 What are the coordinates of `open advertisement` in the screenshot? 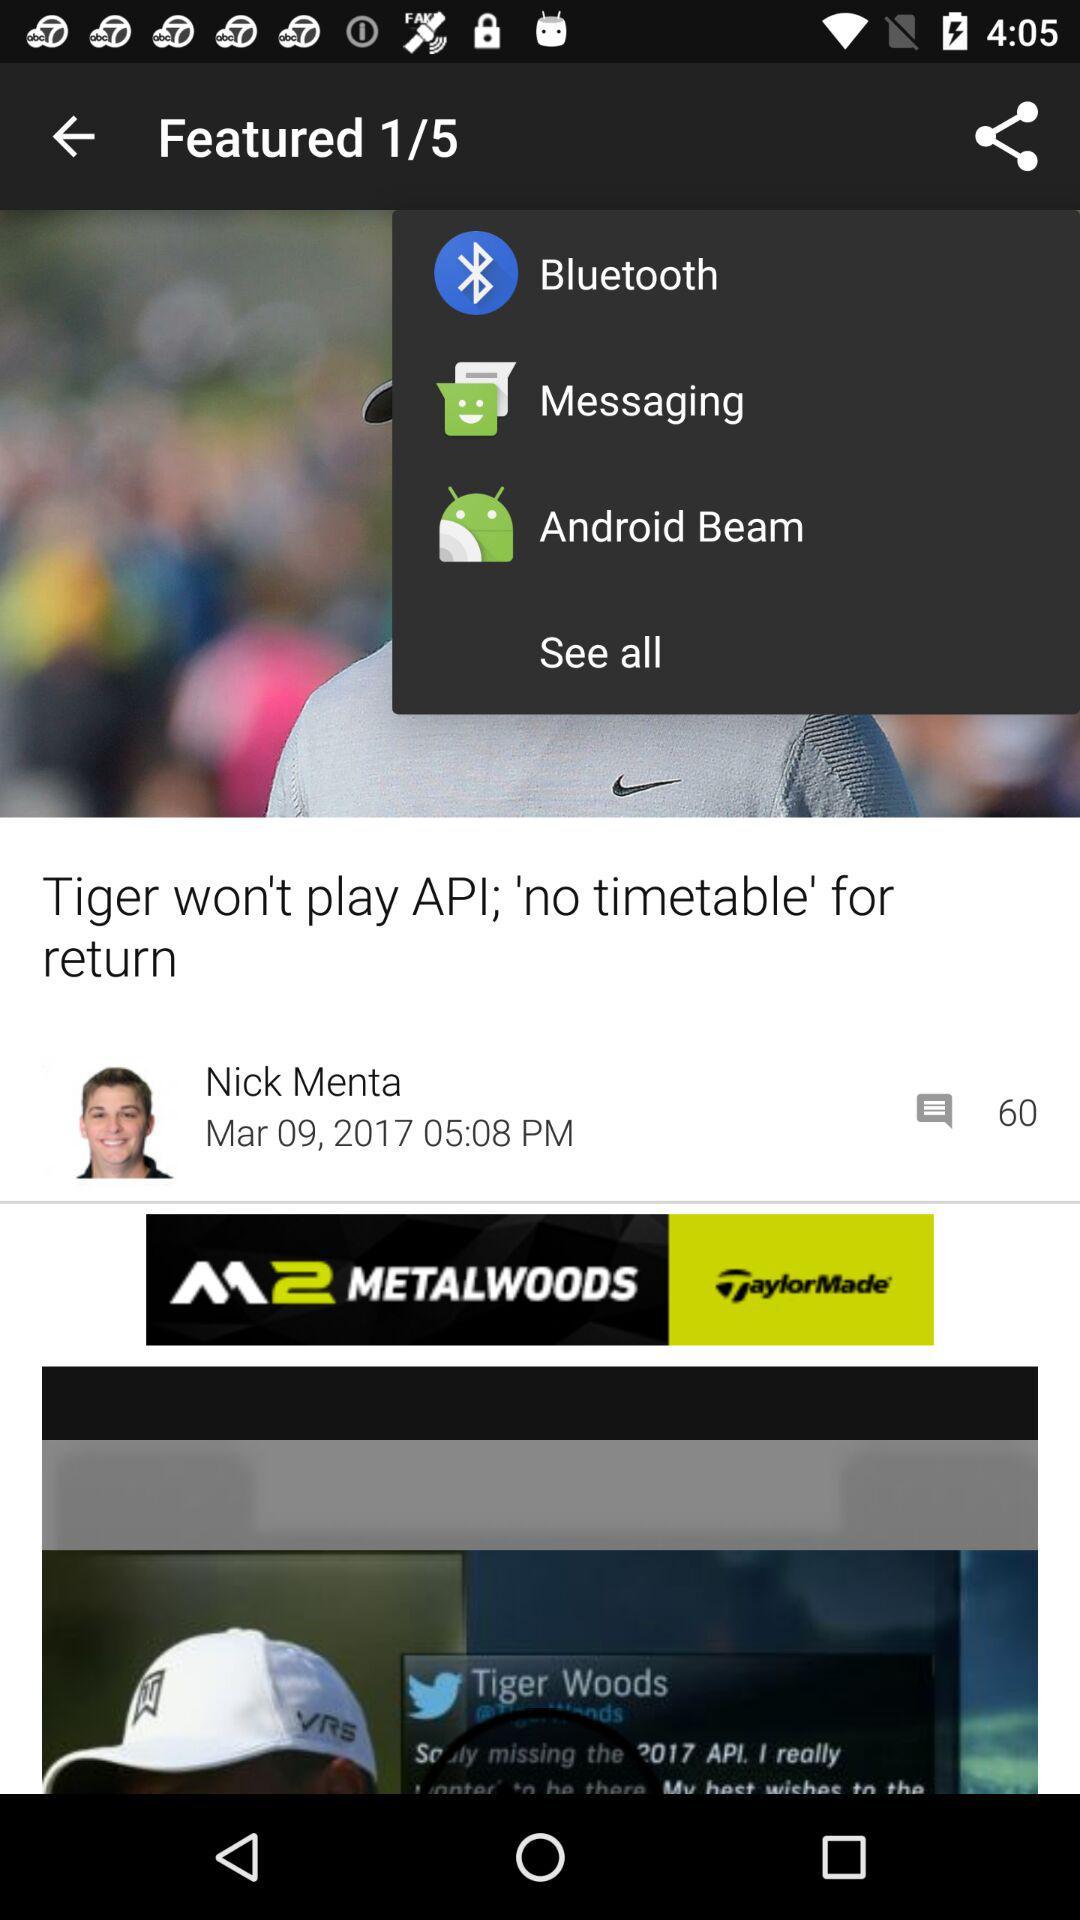 It's located at (540, 1278).